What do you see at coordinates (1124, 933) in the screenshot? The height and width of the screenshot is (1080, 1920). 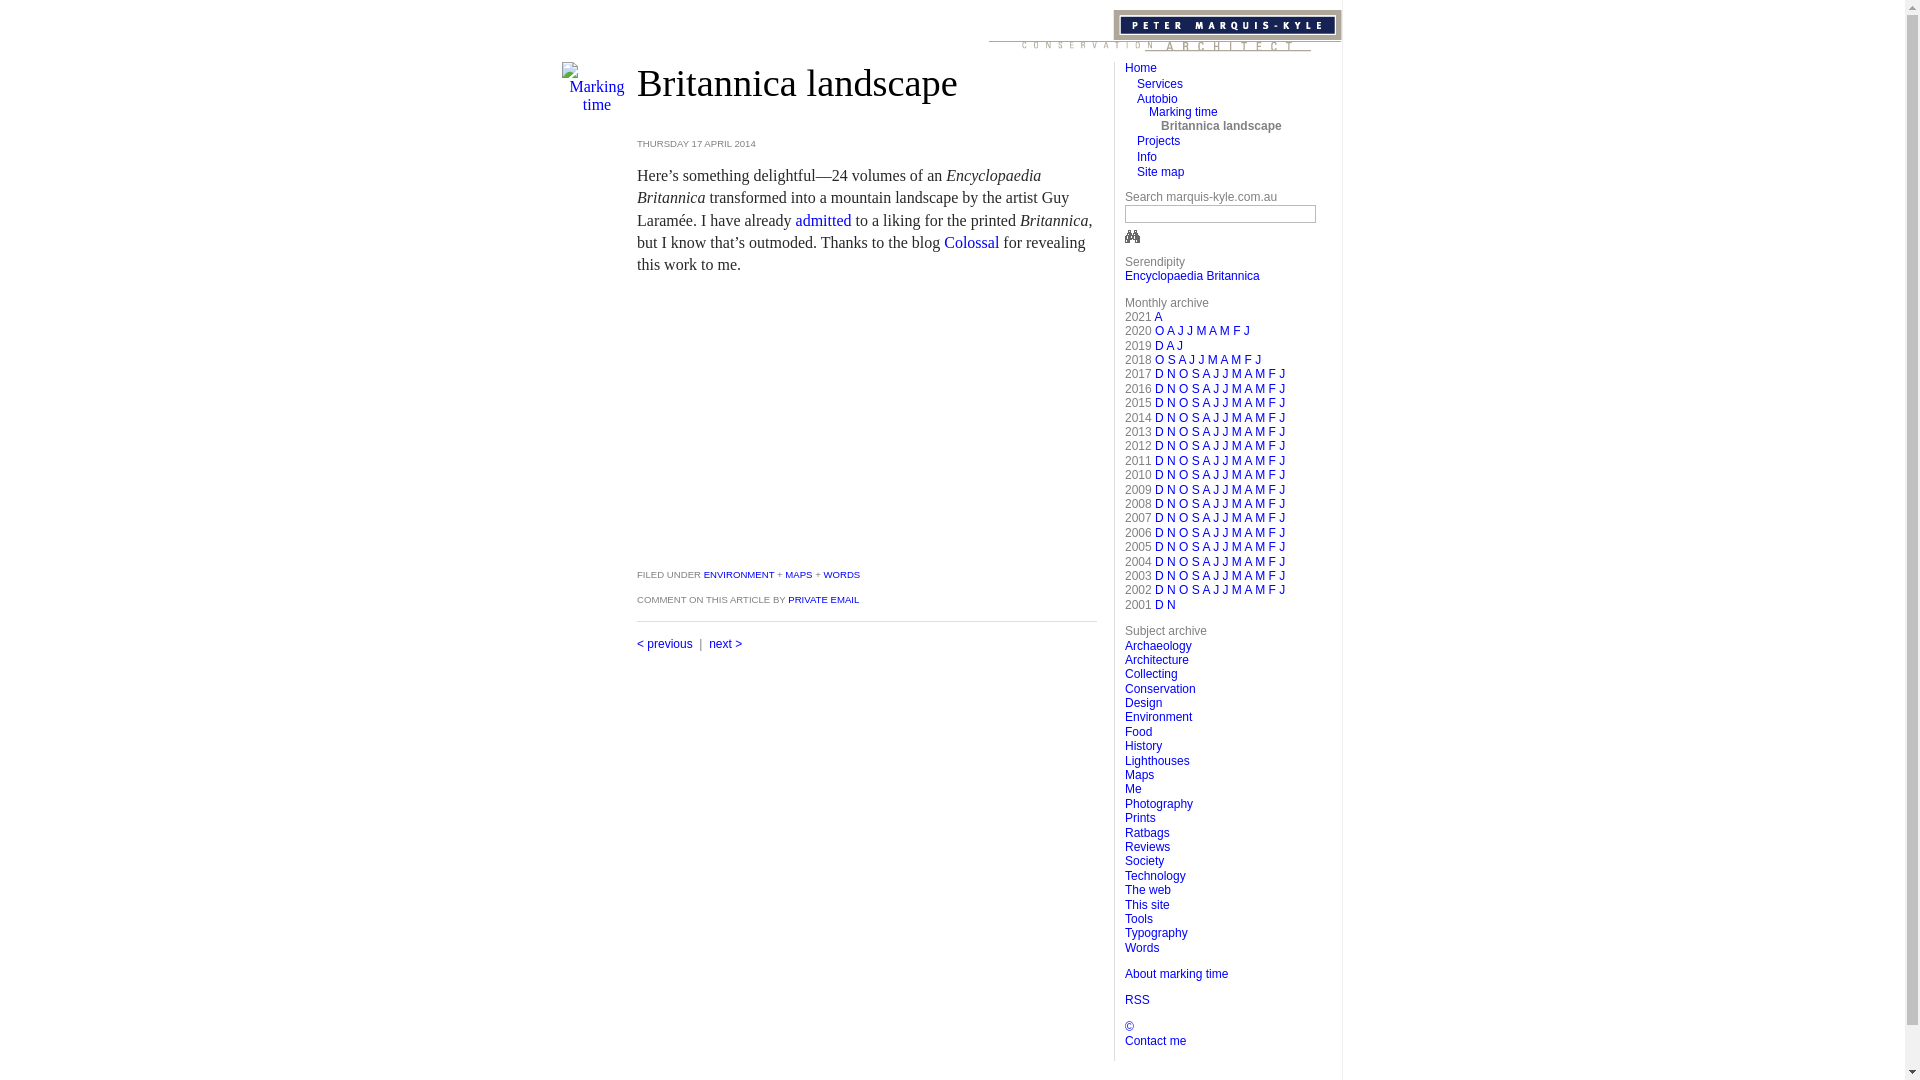 I see `'Typography'` at bounding box center [1124, 933].